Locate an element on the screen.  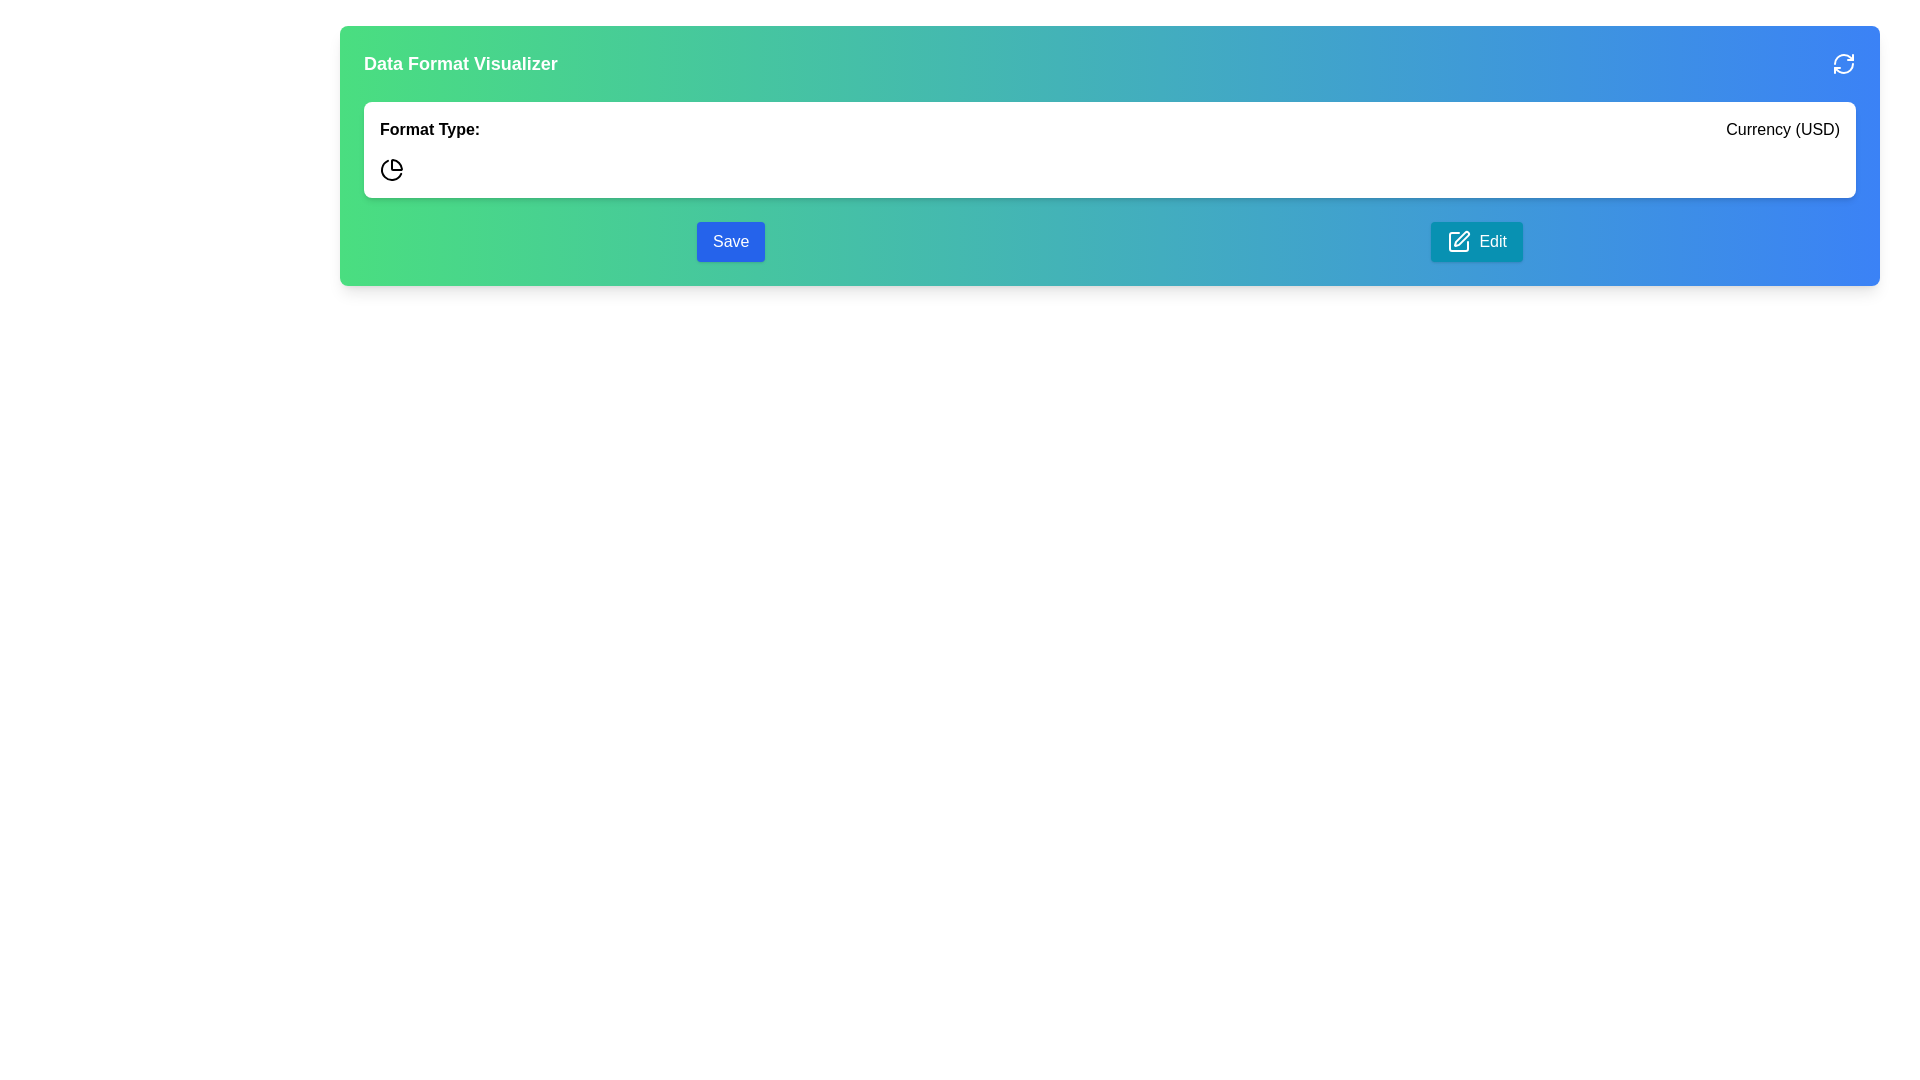
the 'Edit' button located to the right of the 'Save' button, enabling users to modify data or settings displayed above it is located at coordinates (1477, 241).